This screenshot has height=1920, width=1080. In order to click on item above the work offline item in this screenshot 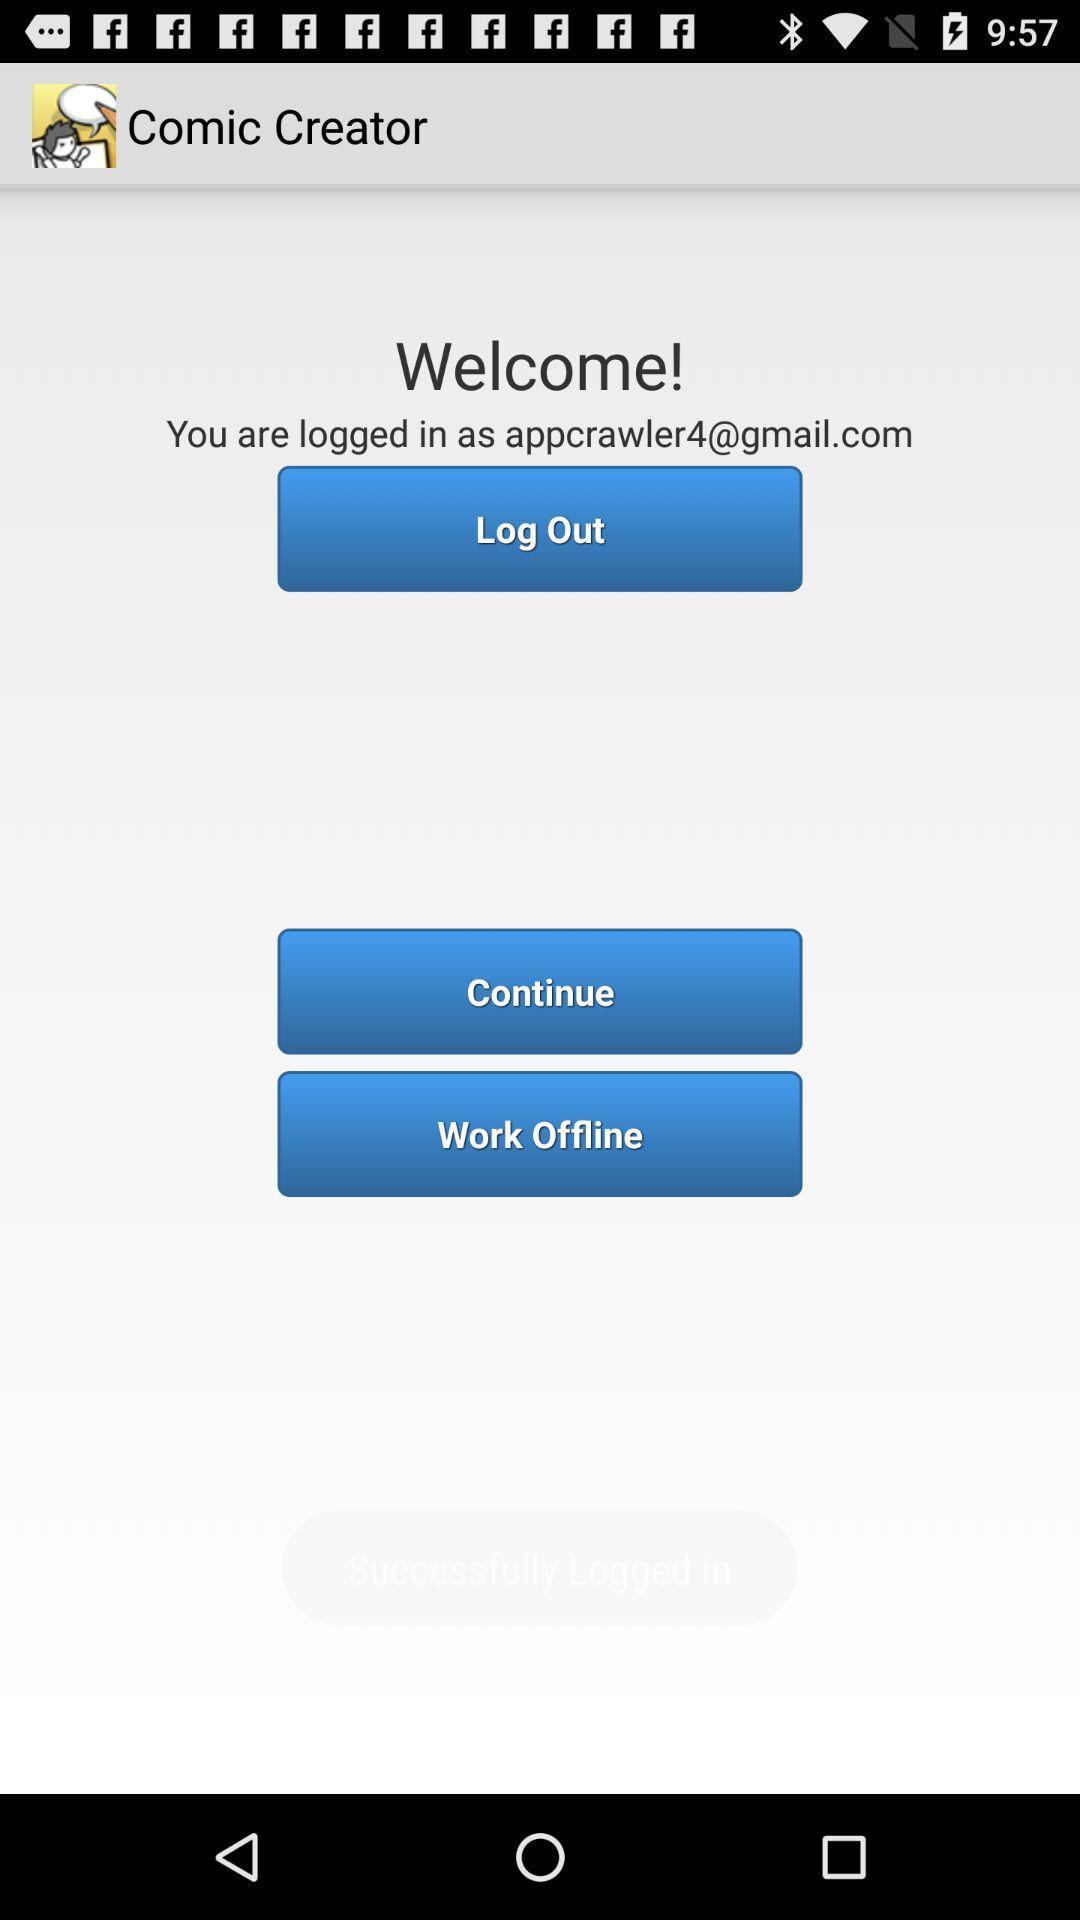, I will do `click(540, 991)`.